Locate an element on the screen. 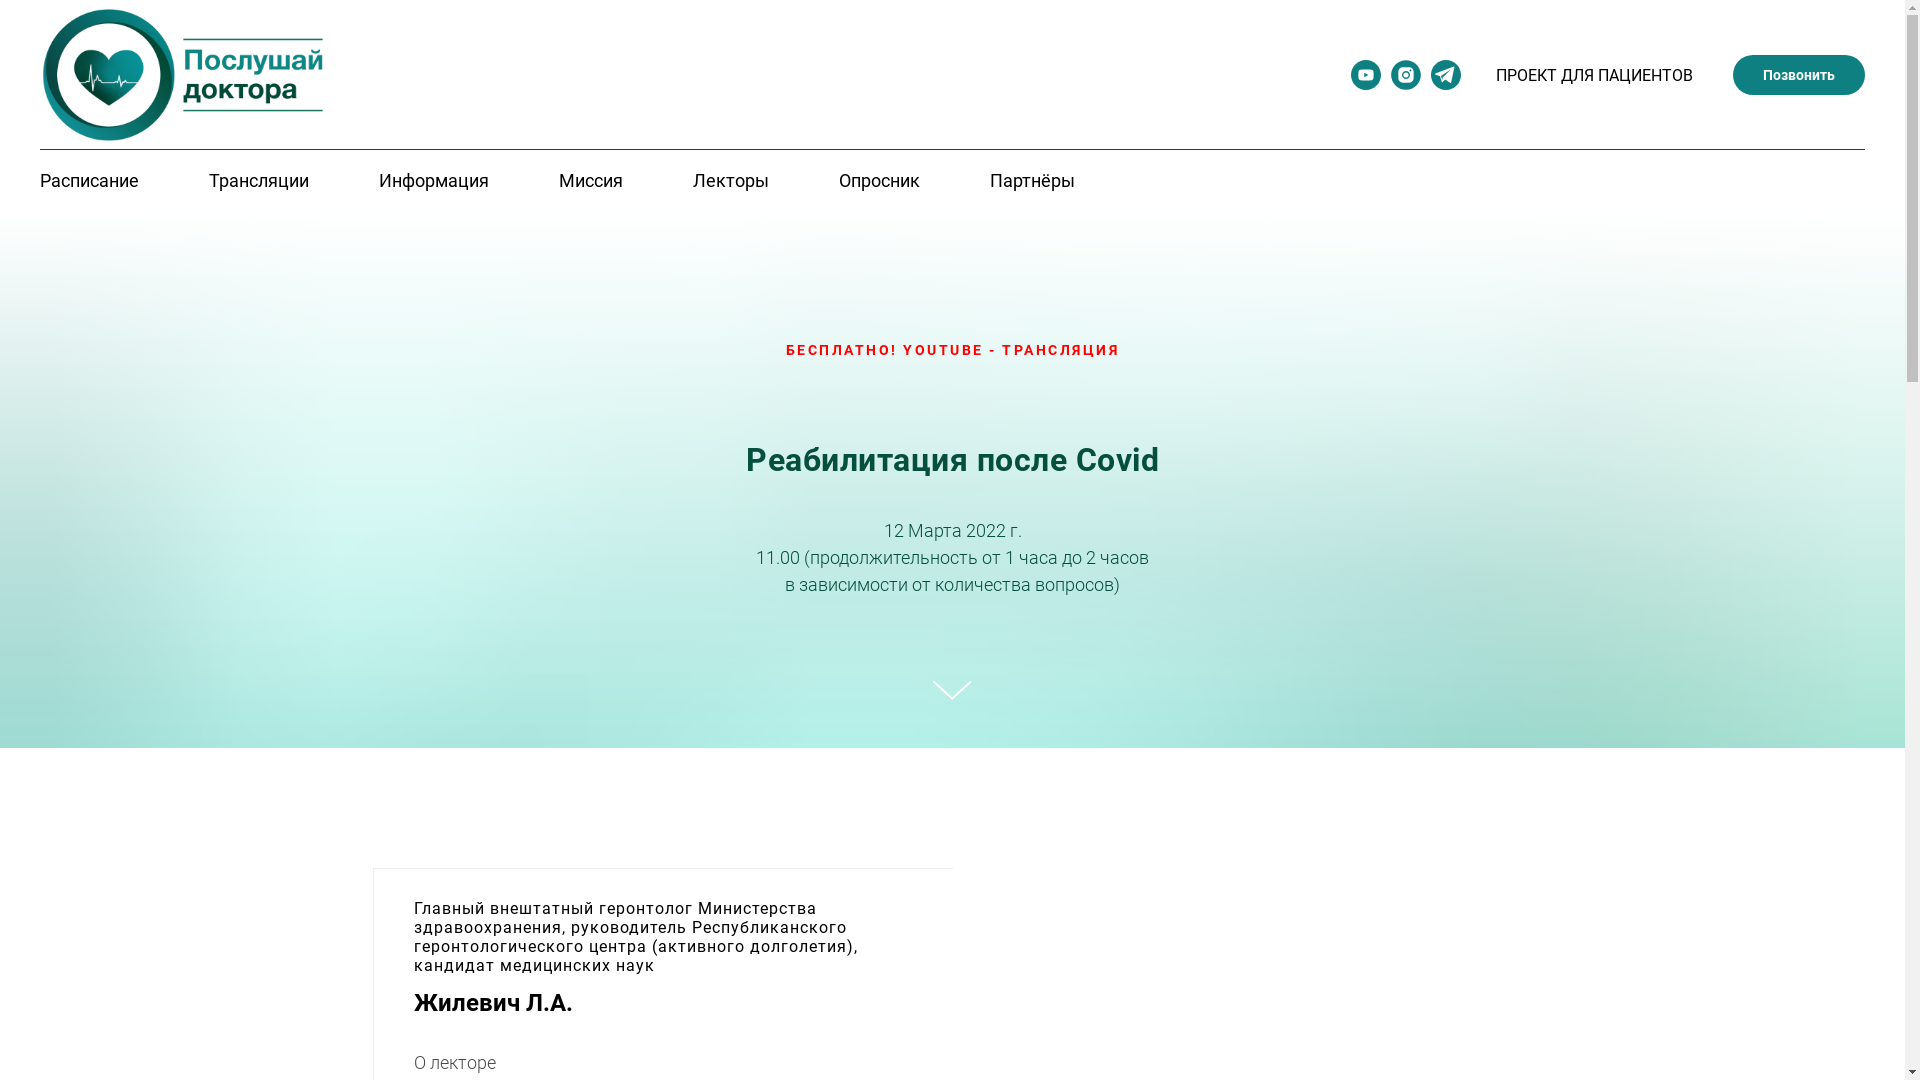  'Instagram' is located at coordinates (1405, 83).